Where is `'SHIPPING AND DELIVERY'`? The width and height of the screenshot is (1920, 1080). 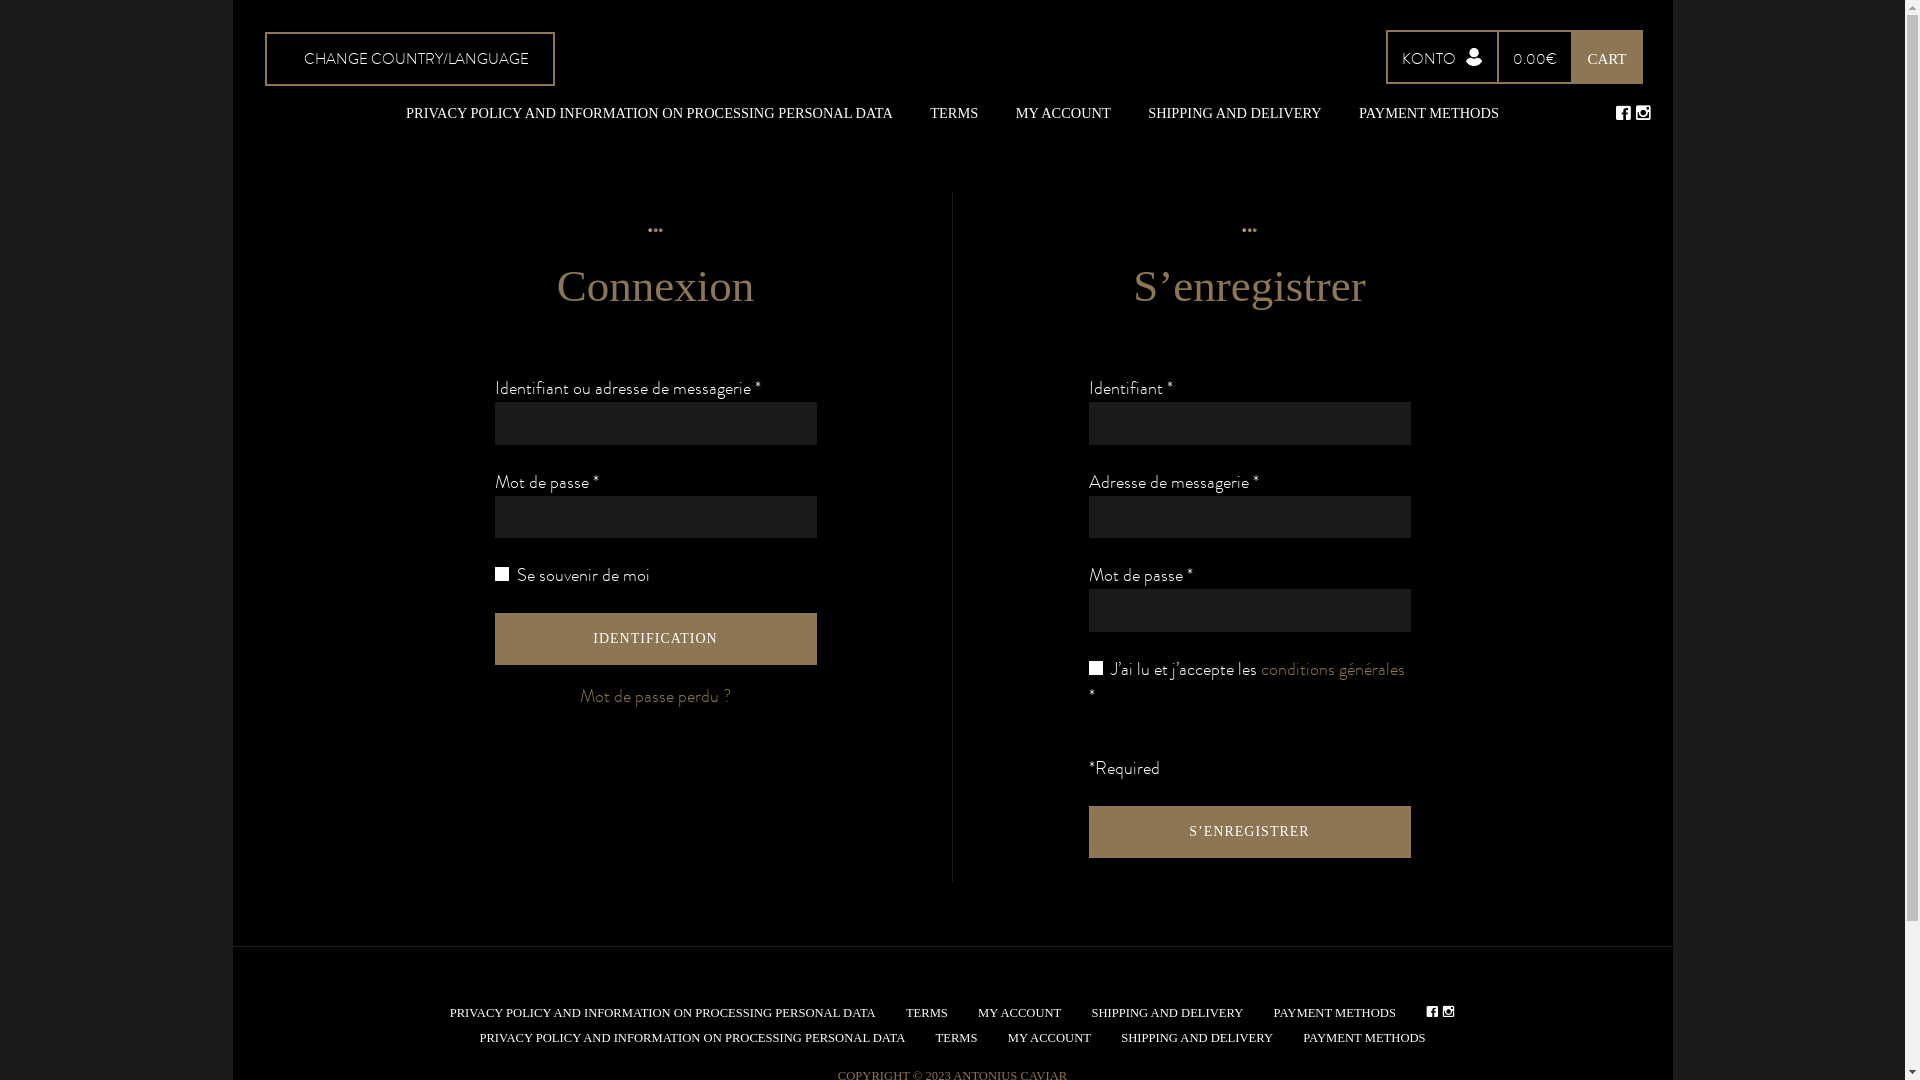 'SHIPPING AND DELIVERY' is located at coordinates (1196, 1036).